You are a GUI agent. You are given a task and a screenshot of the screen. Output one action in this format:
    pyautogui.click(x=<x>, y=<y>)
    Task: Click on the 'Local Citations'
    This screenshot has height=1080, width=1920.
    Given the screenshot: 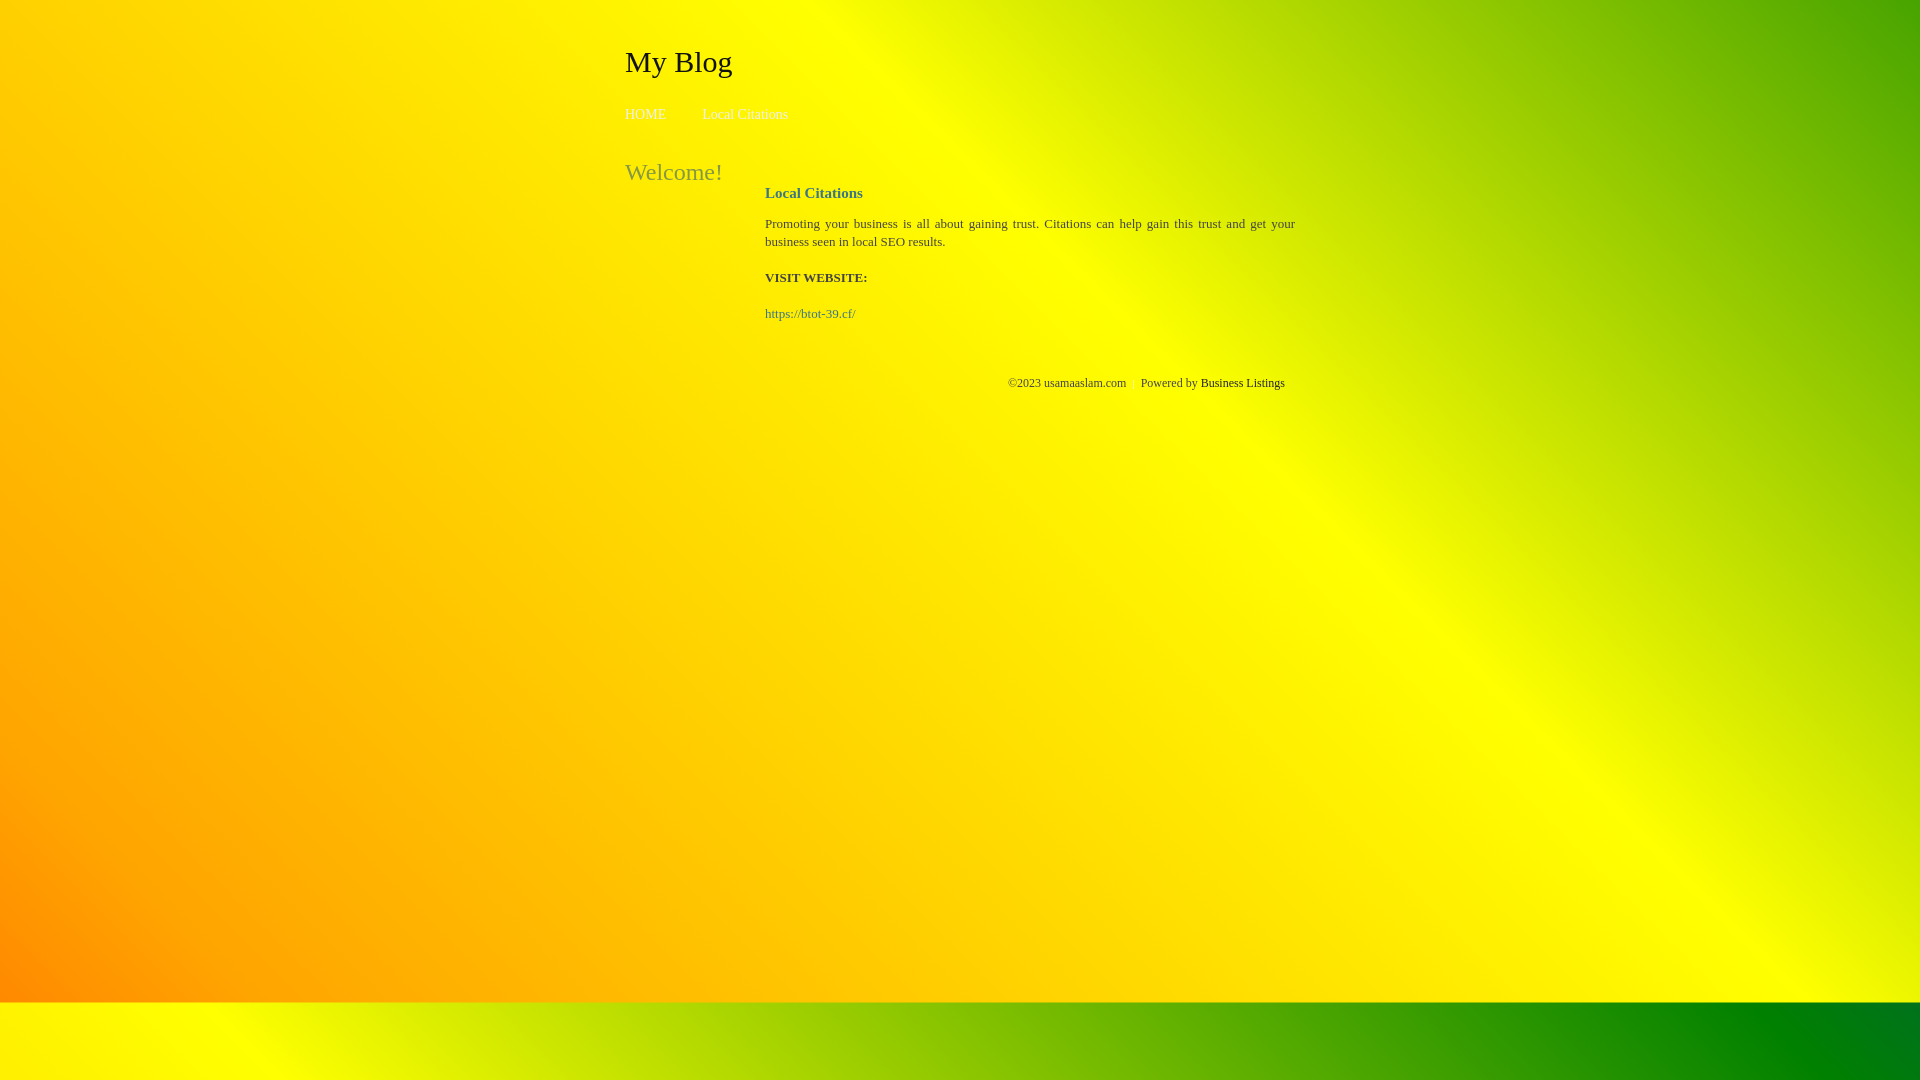 What is the action you would take?
    pyautogui.click(x=743, y=114)
    